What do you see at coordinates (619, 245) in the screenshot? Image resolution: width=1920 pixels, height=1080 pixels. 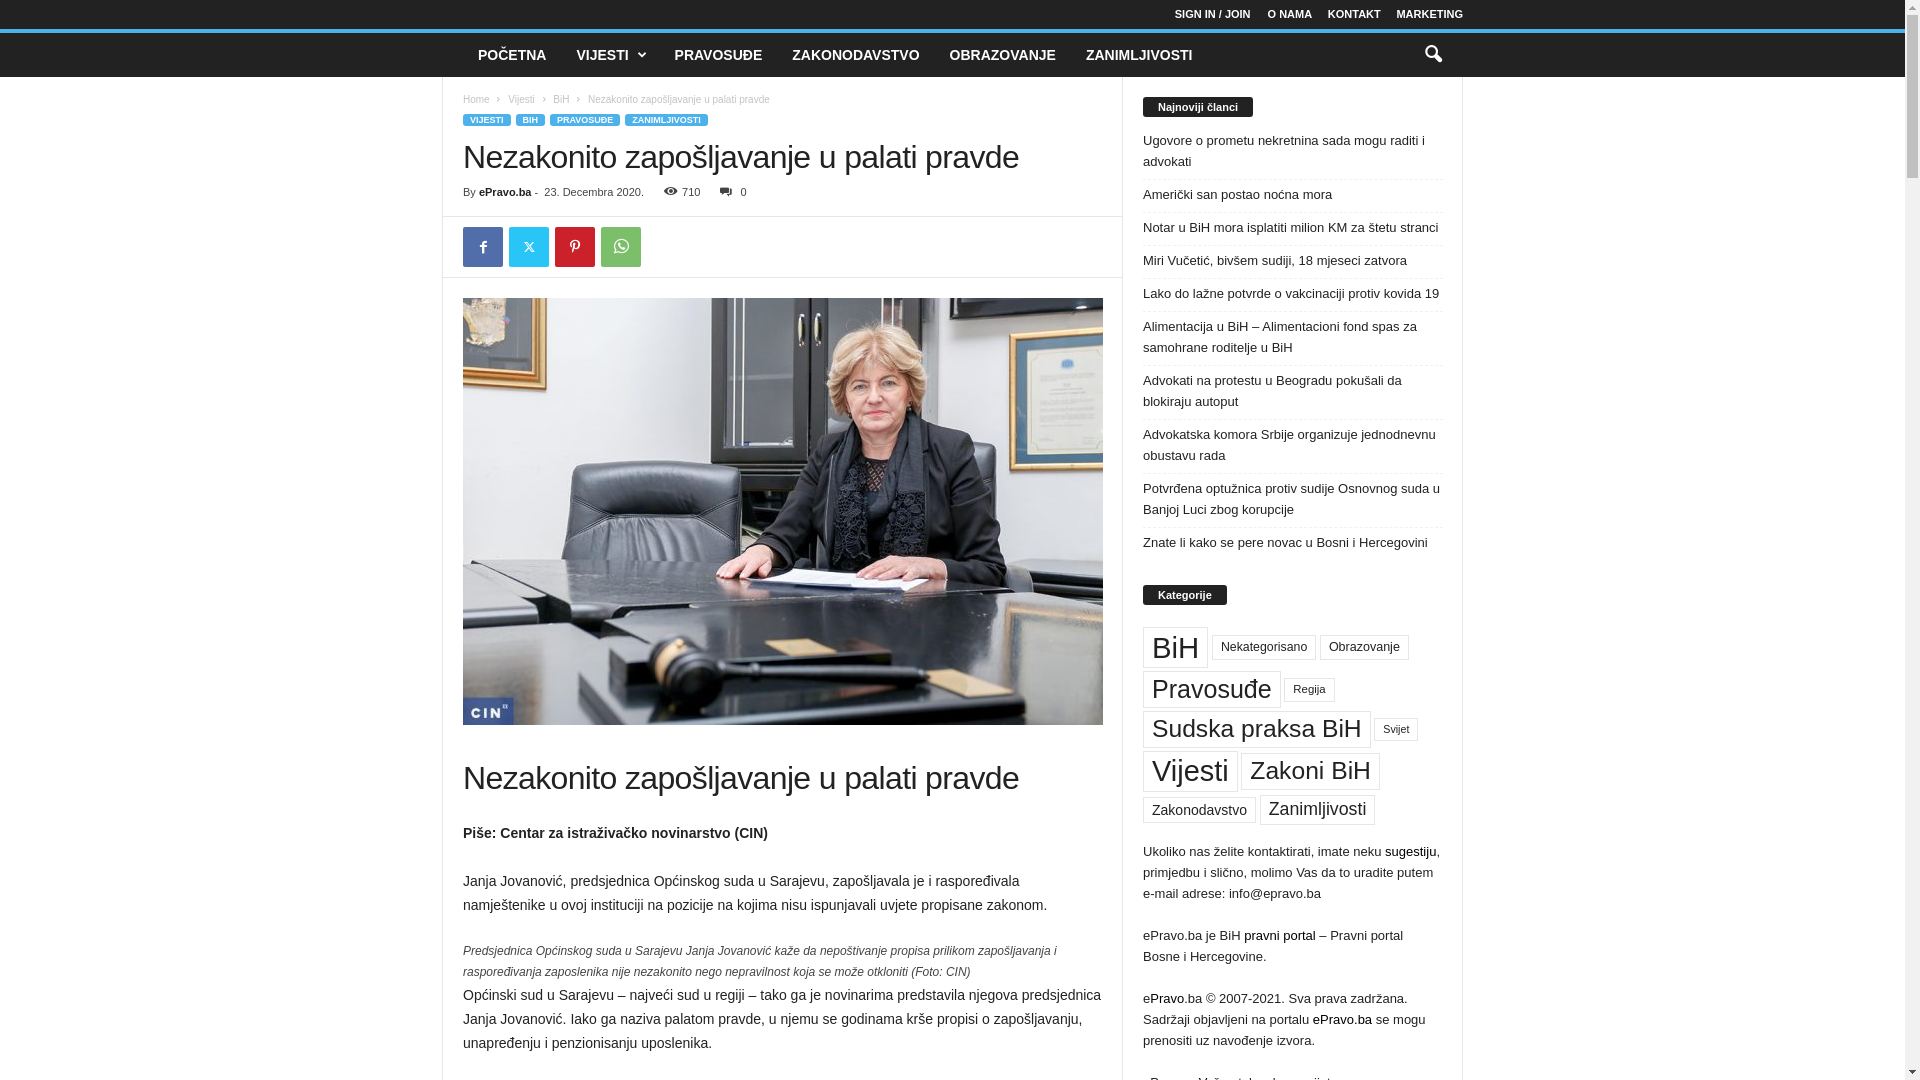 I see `'WhatsApp'` at bounding box center [619, 245].